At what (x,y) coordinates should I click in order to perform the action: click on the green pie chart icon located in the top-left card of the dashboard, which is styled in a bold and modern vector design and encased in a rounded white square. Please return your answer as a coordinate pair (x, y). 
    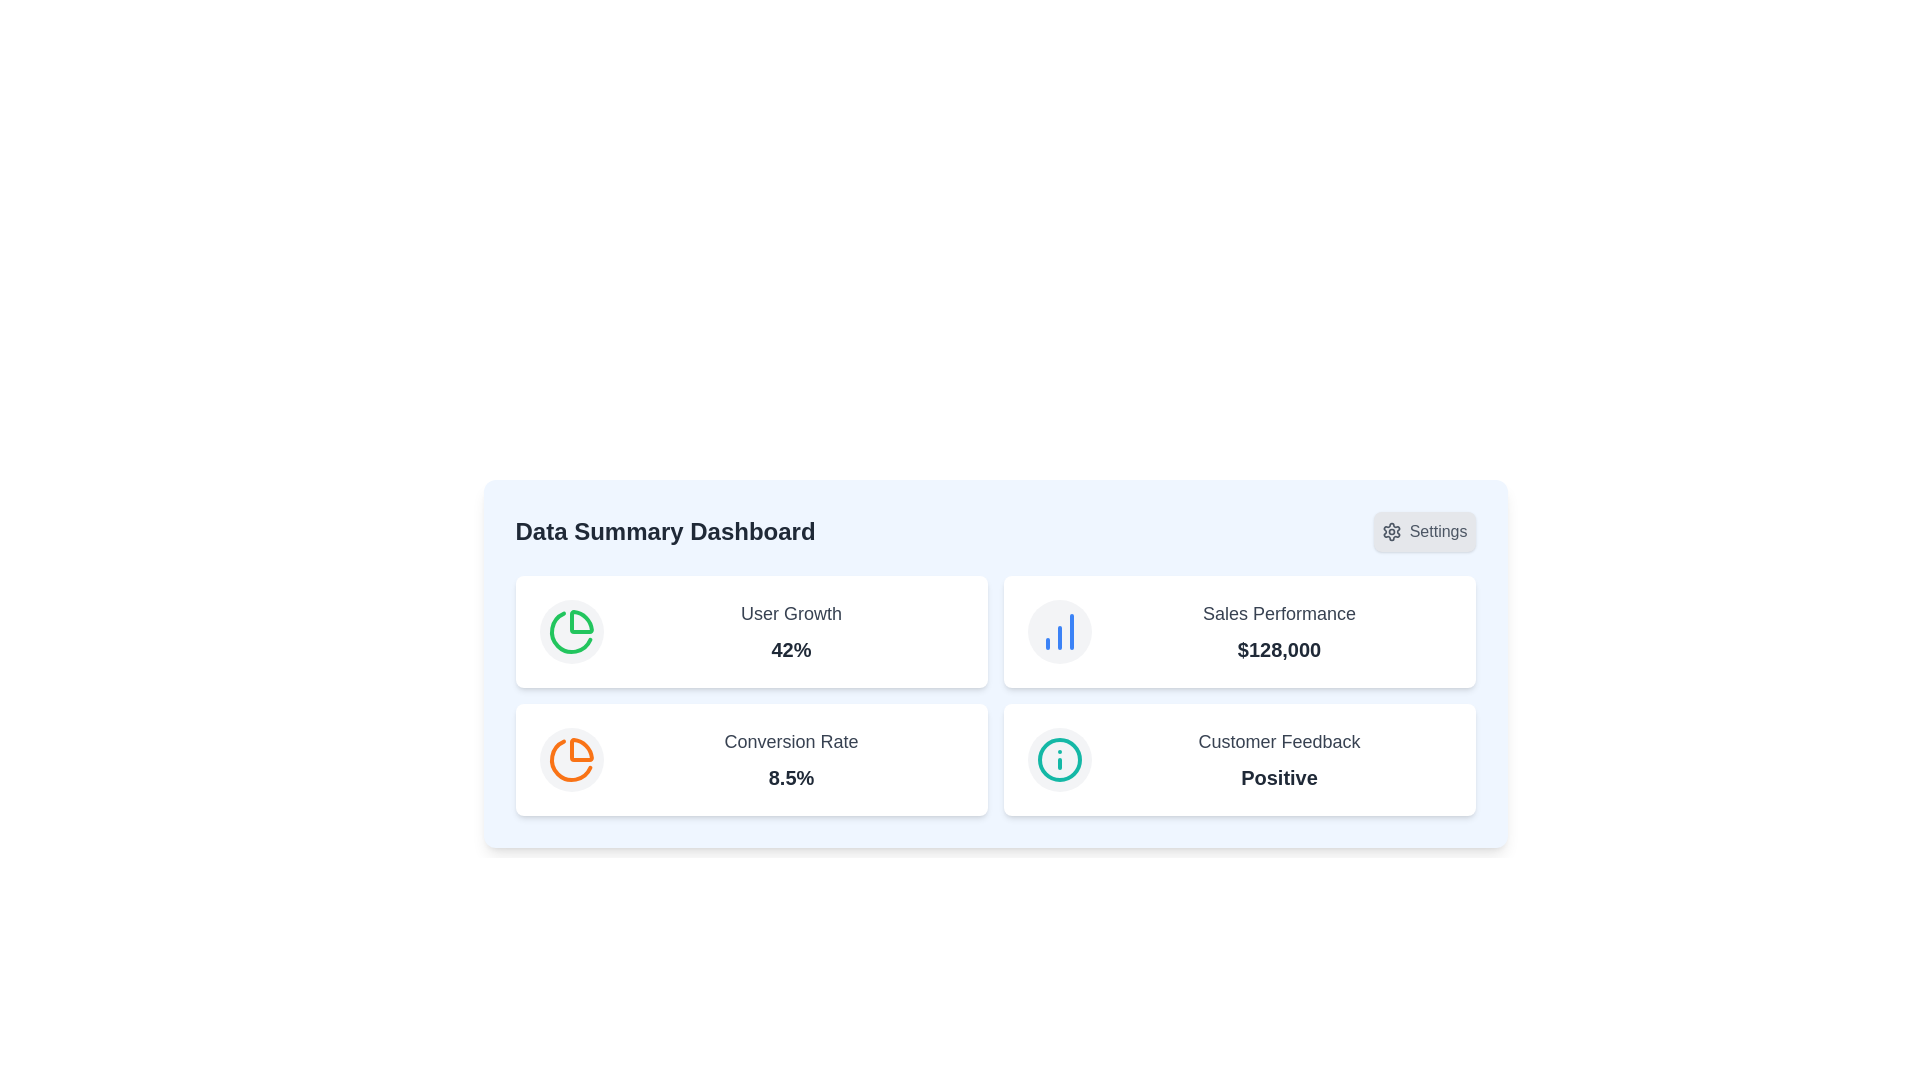
    Looking at the image, I should click on (570, 632).